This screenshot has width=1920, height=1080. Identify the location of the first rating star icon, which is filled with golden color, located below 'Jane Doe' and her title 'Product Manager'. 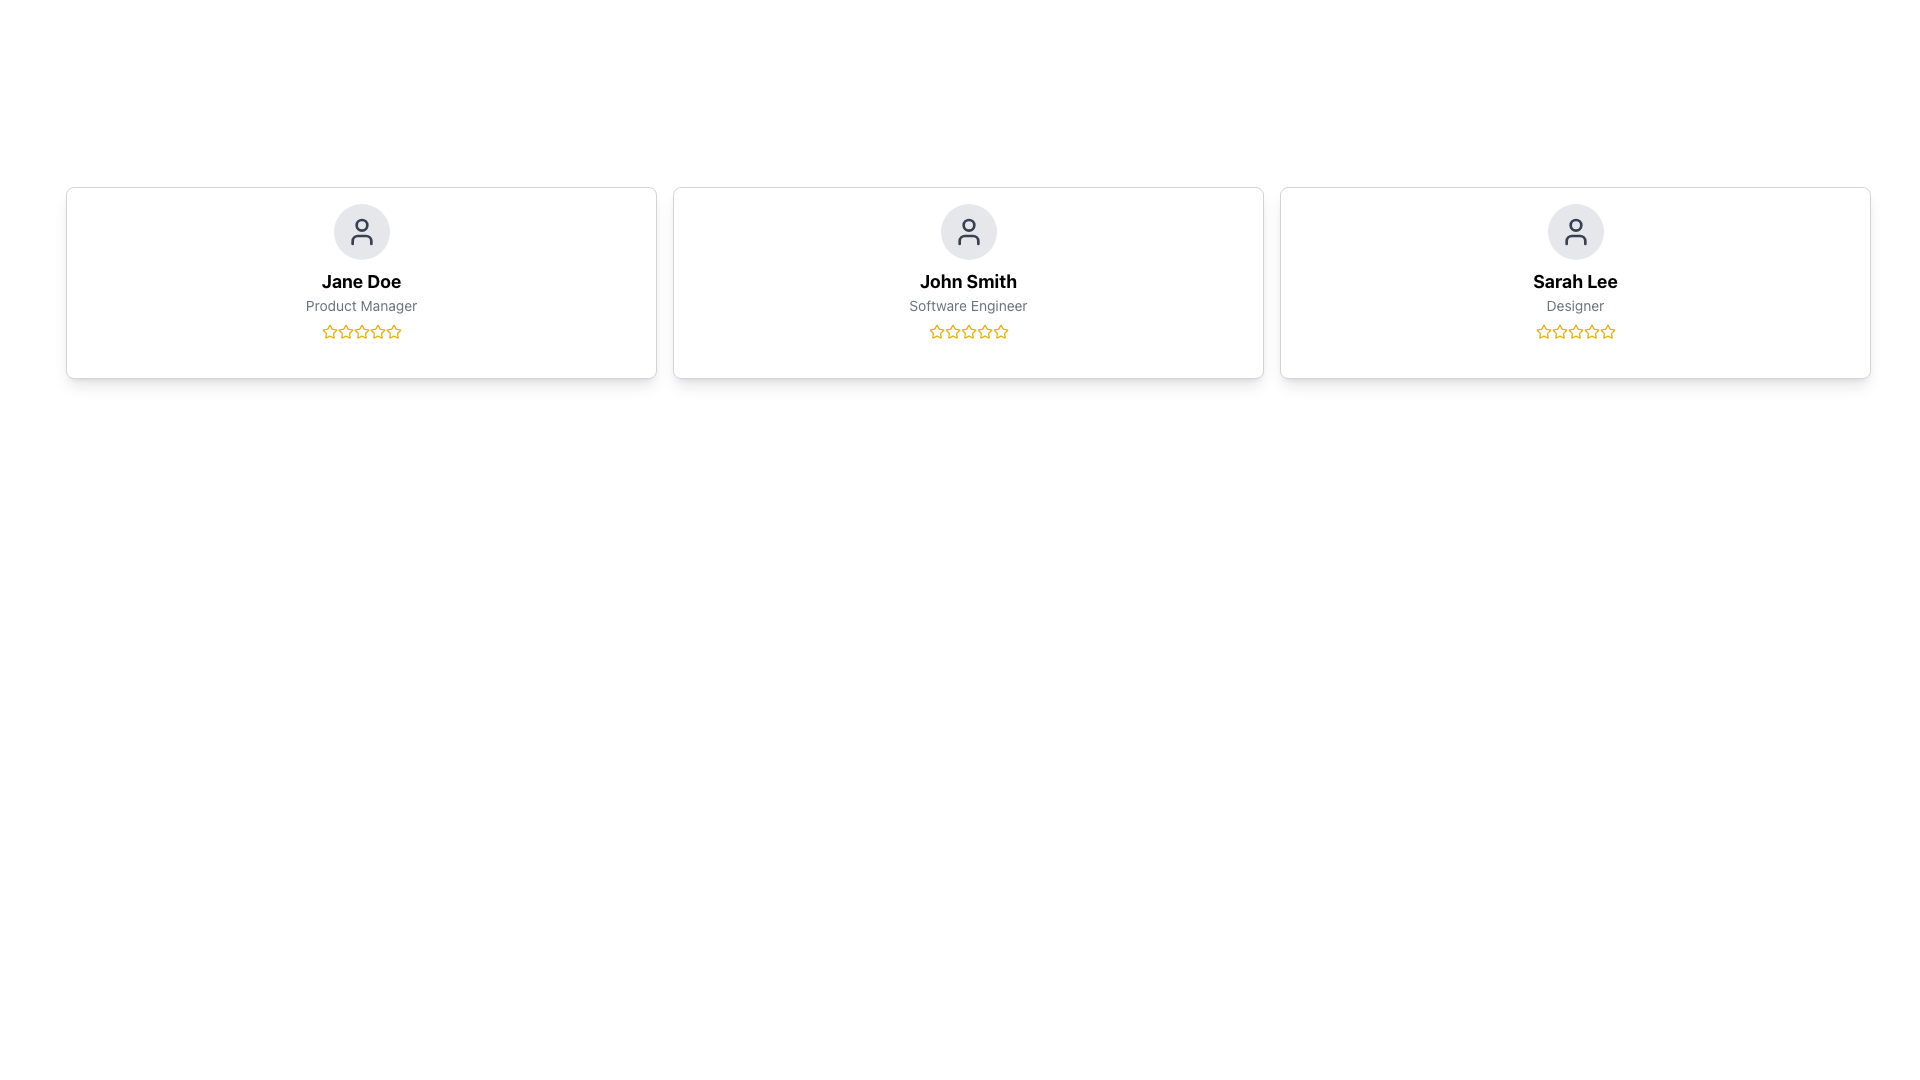
(345, 330).